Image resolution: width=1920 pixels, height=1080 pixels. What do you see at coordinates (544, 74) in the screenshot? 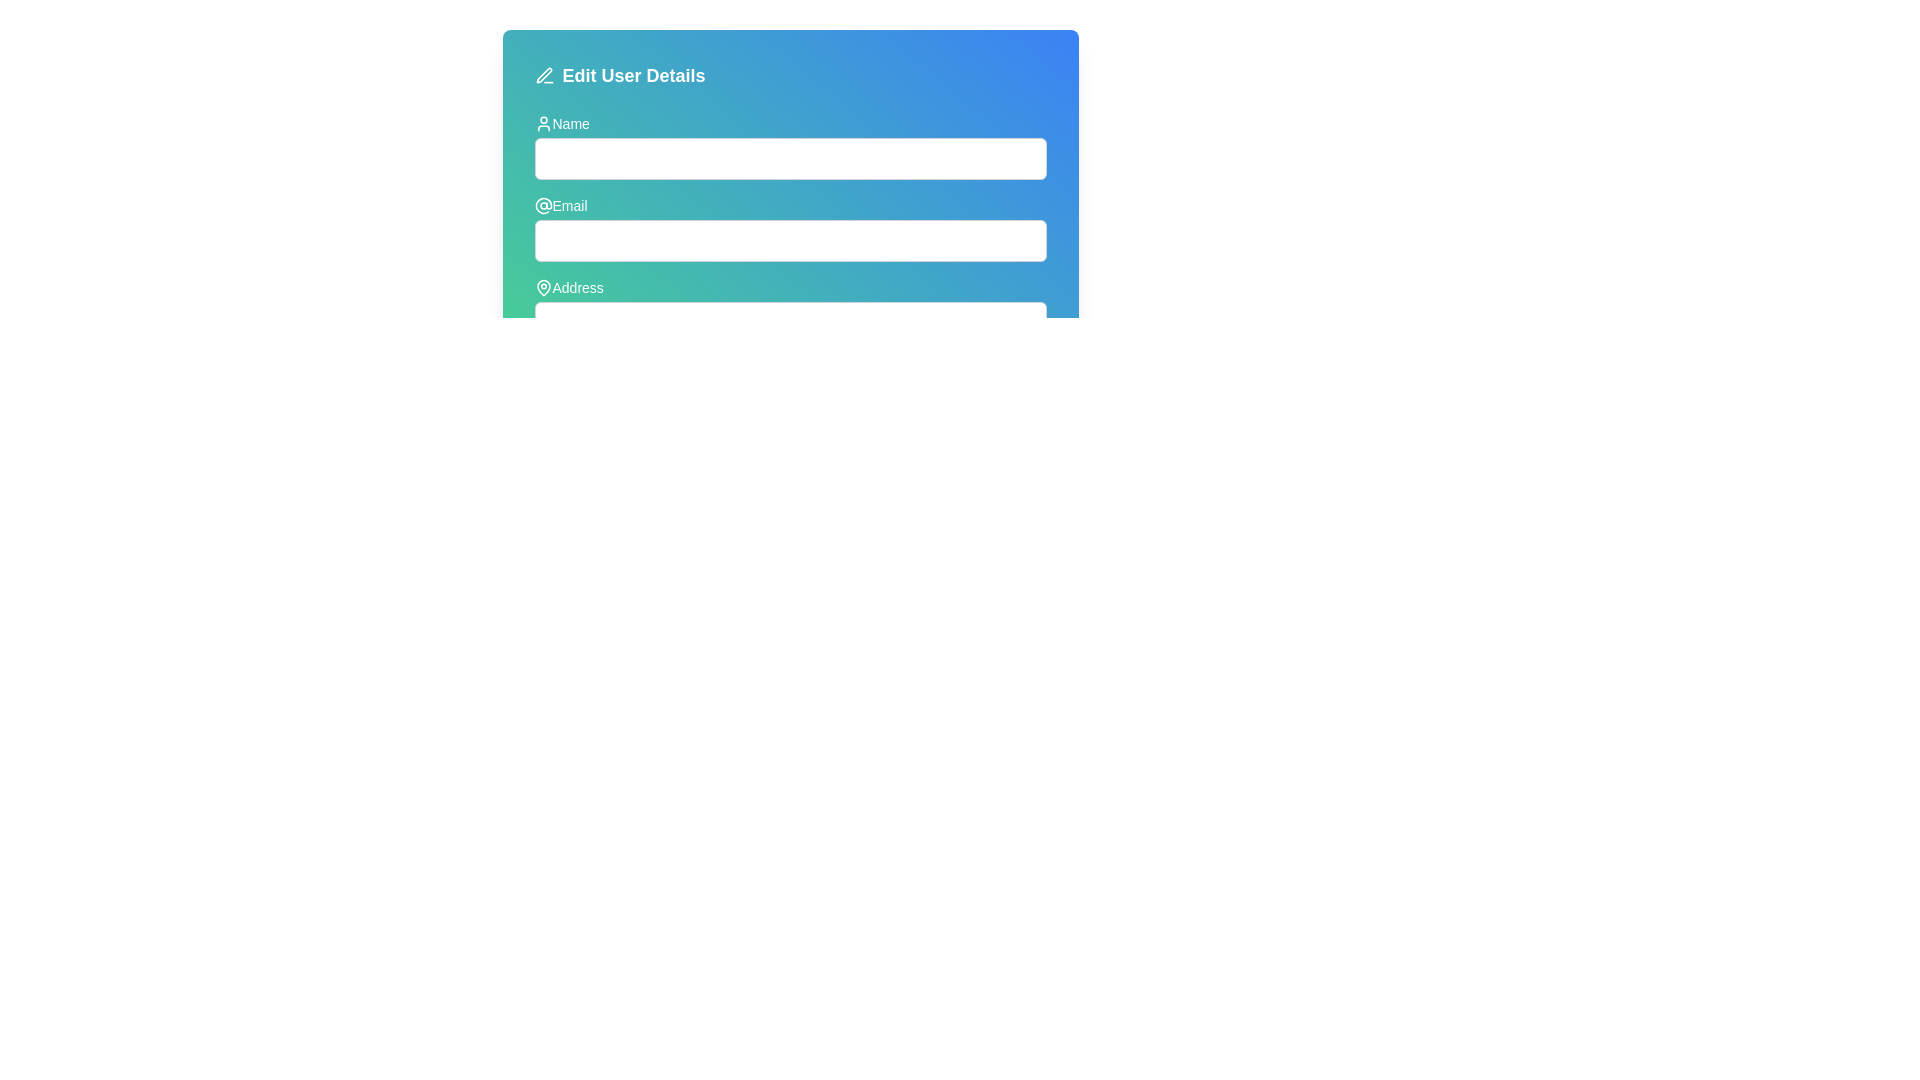
I see `the small pen or pencil icon for editing functionality, which is located inside a small red square near the 'Edit User Details' heading` at bounding box center [544, 74].